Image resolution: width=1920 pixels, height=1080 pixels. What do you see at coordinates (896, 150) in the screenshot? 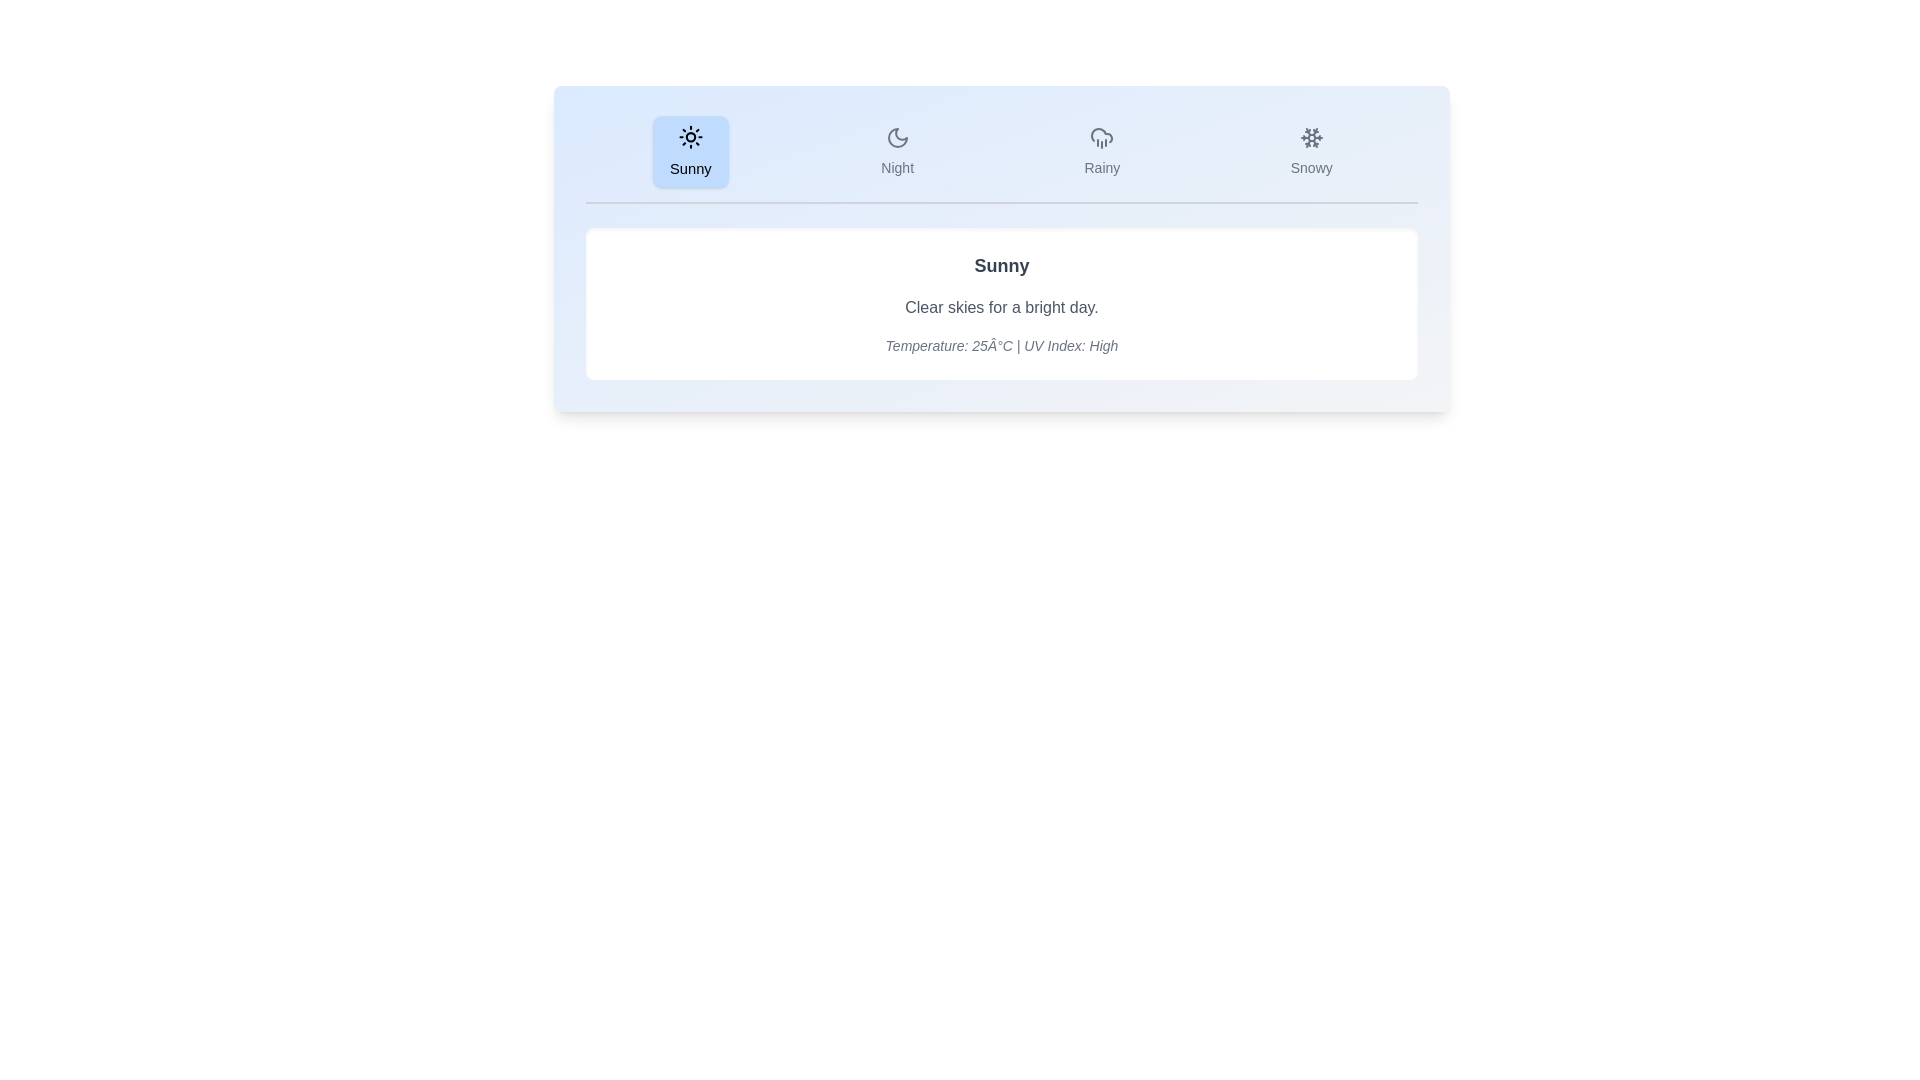
I see `the Night tab by clicking on its button` at bounding box center [896, 150].